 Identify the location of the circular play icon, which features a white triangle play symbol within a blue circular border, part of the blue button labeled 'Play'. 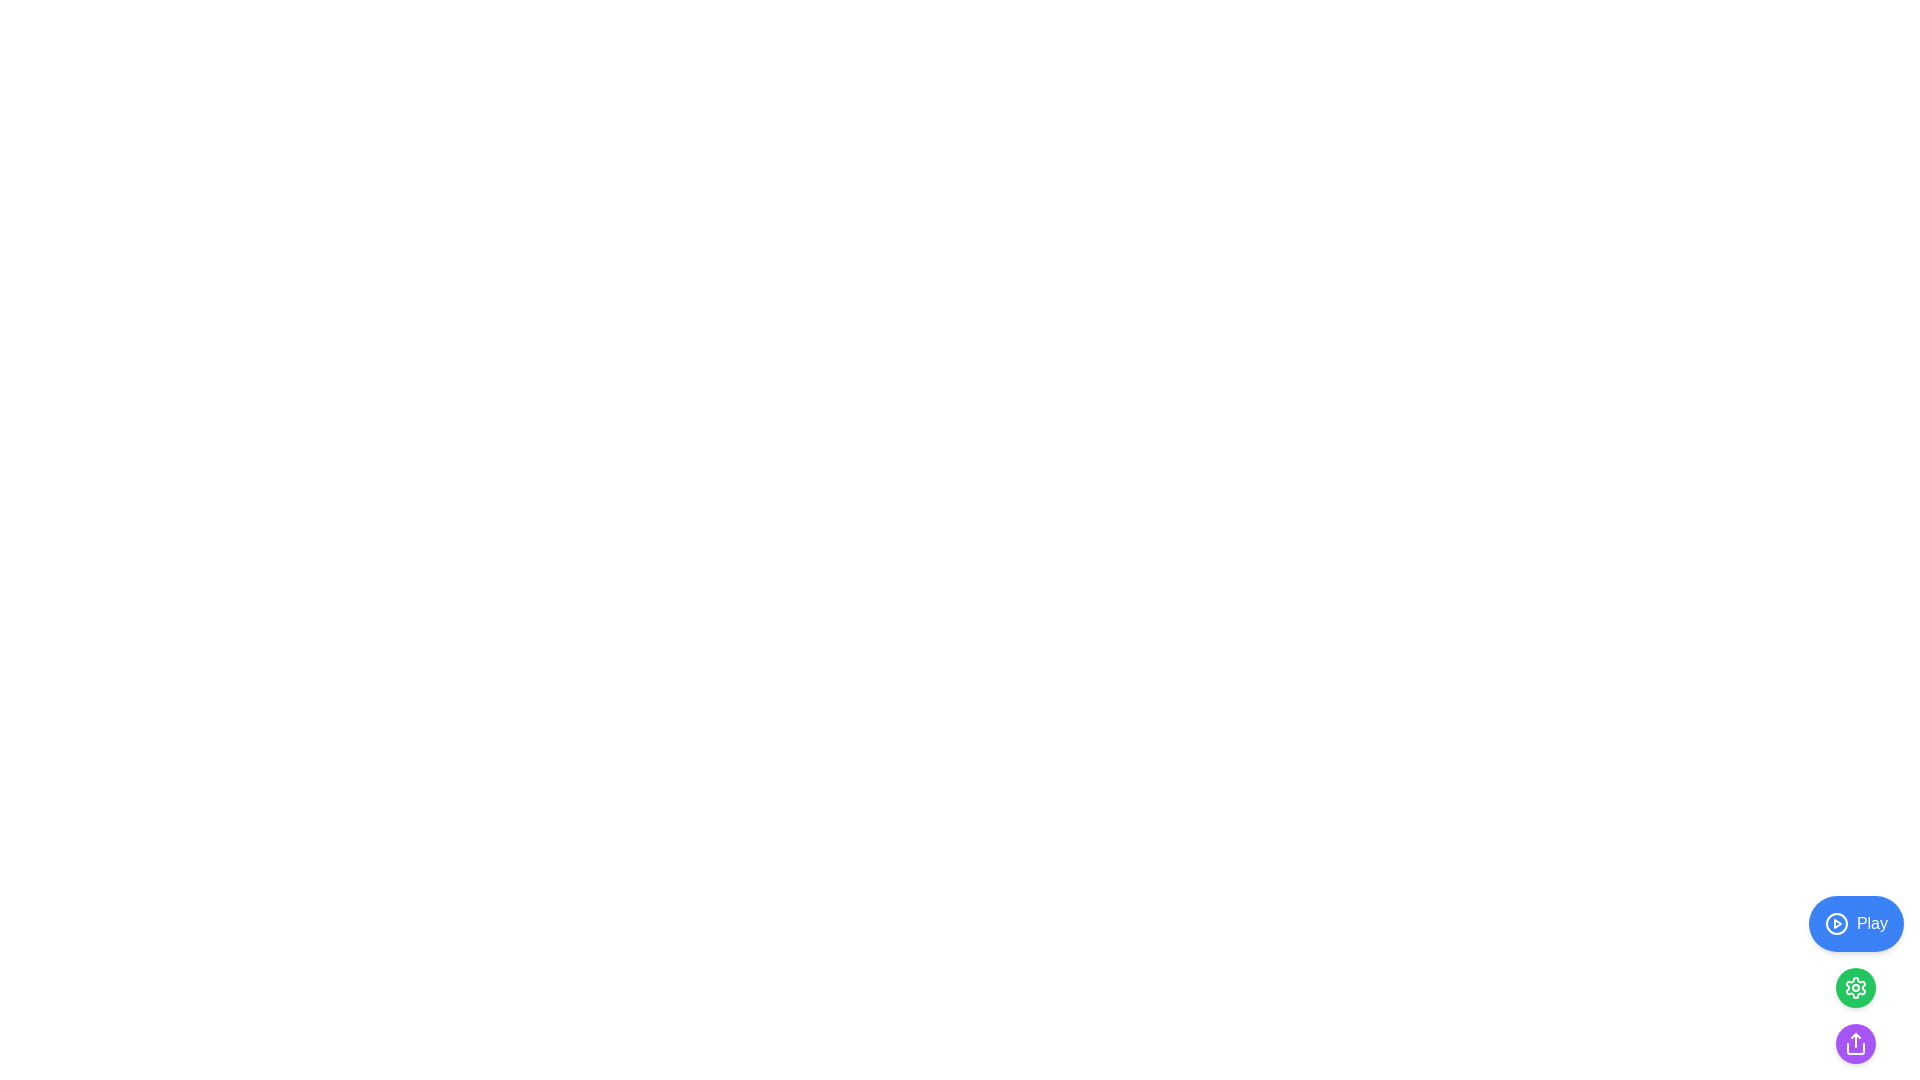
(1836, 924).